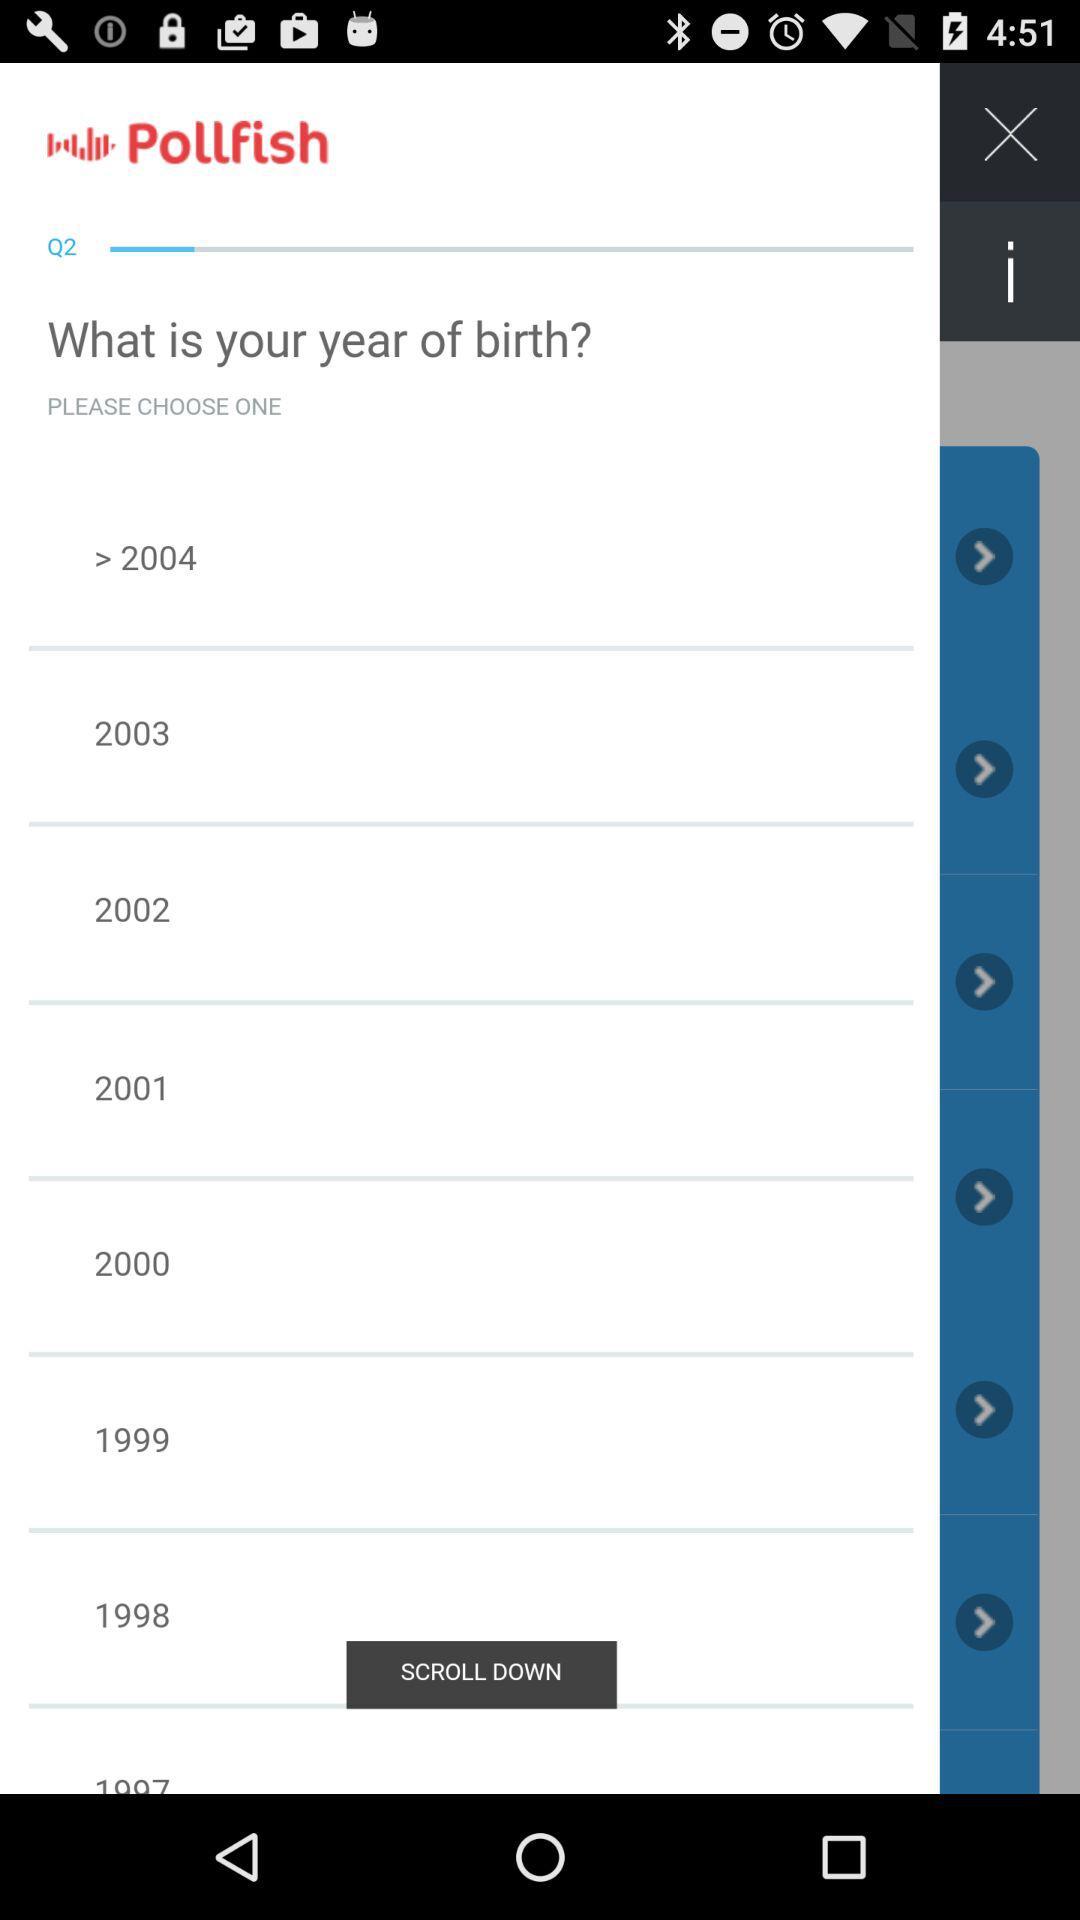 Image resolution: width=1080 pixels, height=1920 pixels. I want to click on the icon at the top, so click(540, 127).